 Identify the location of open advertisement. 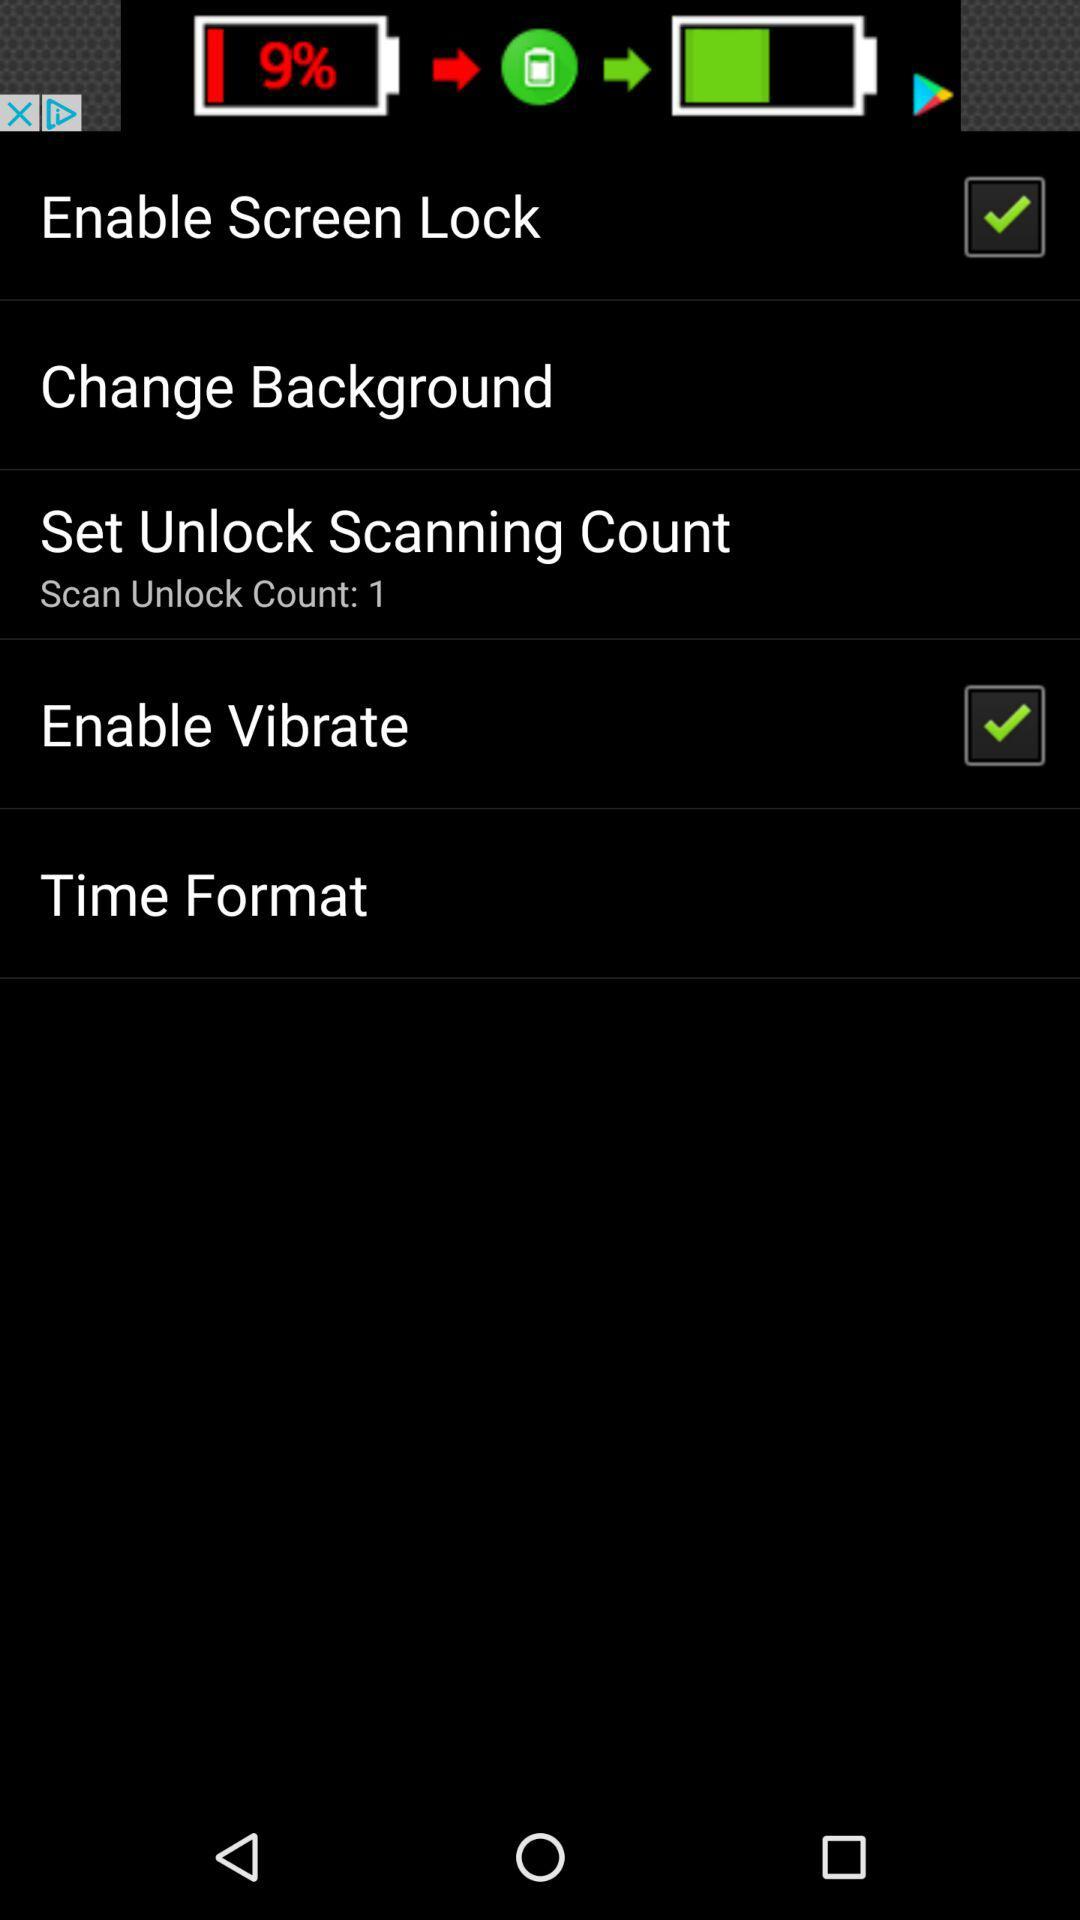
(540, 65).